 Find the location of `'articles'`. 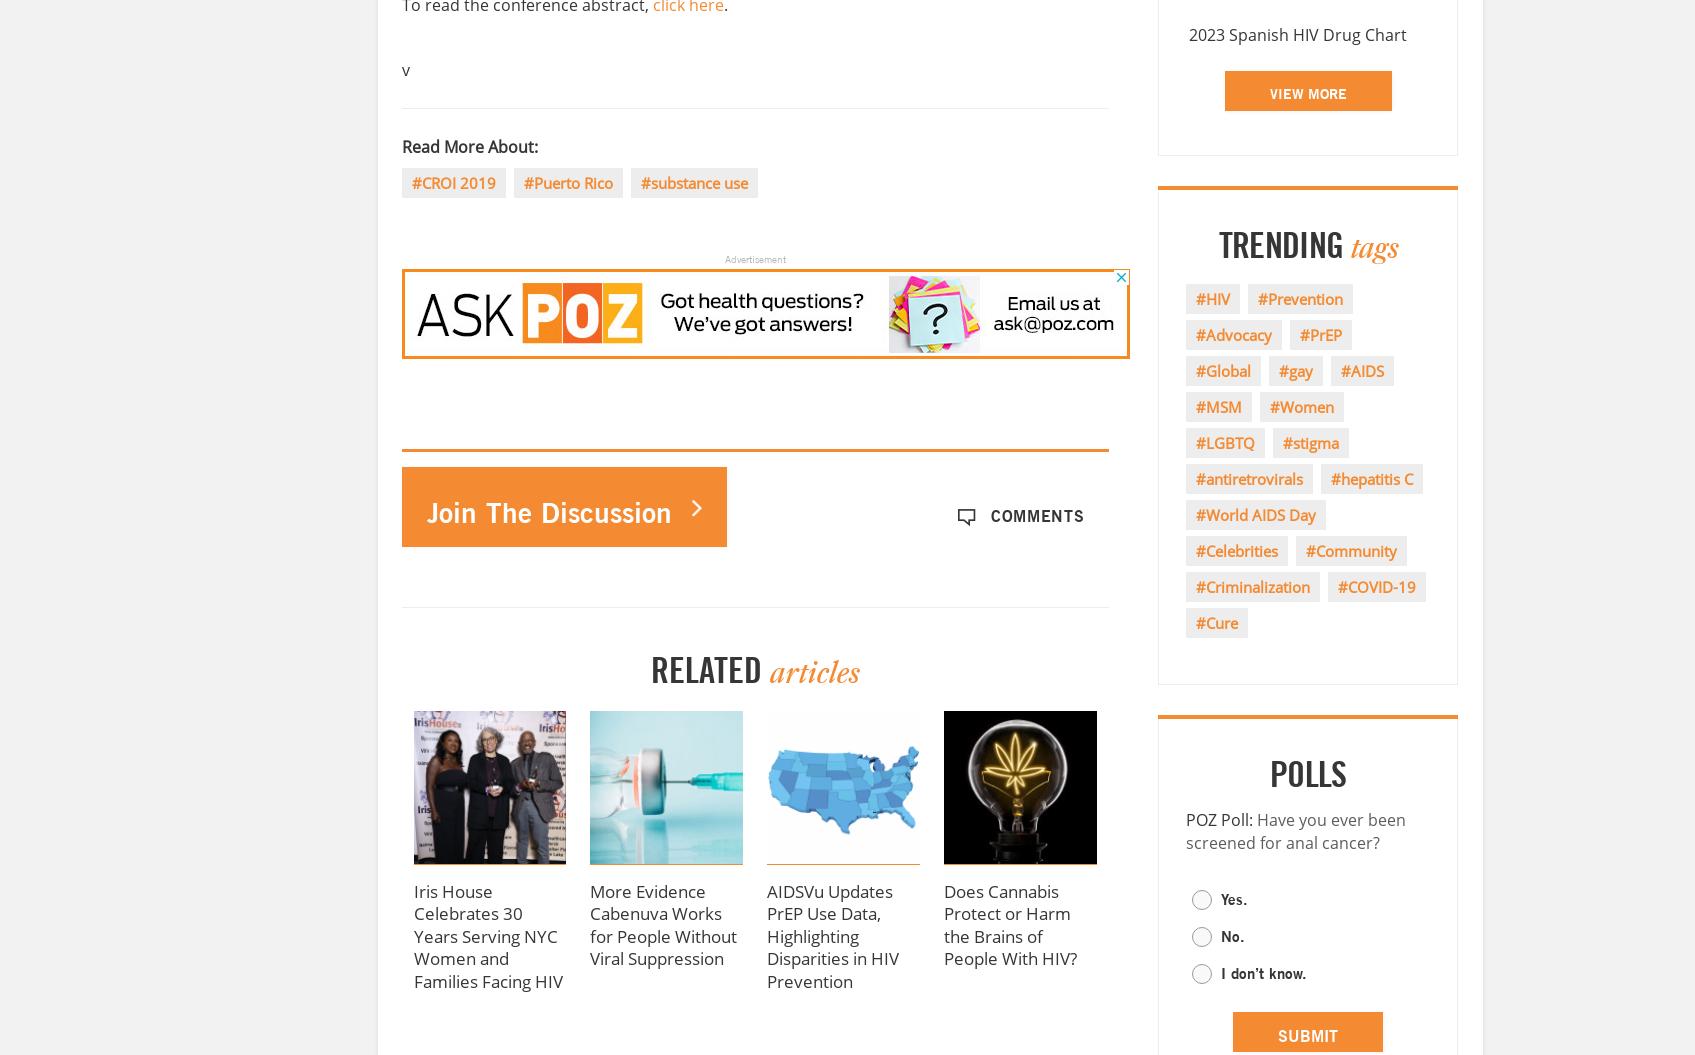

'articles' is located at coordinates (813, 671).